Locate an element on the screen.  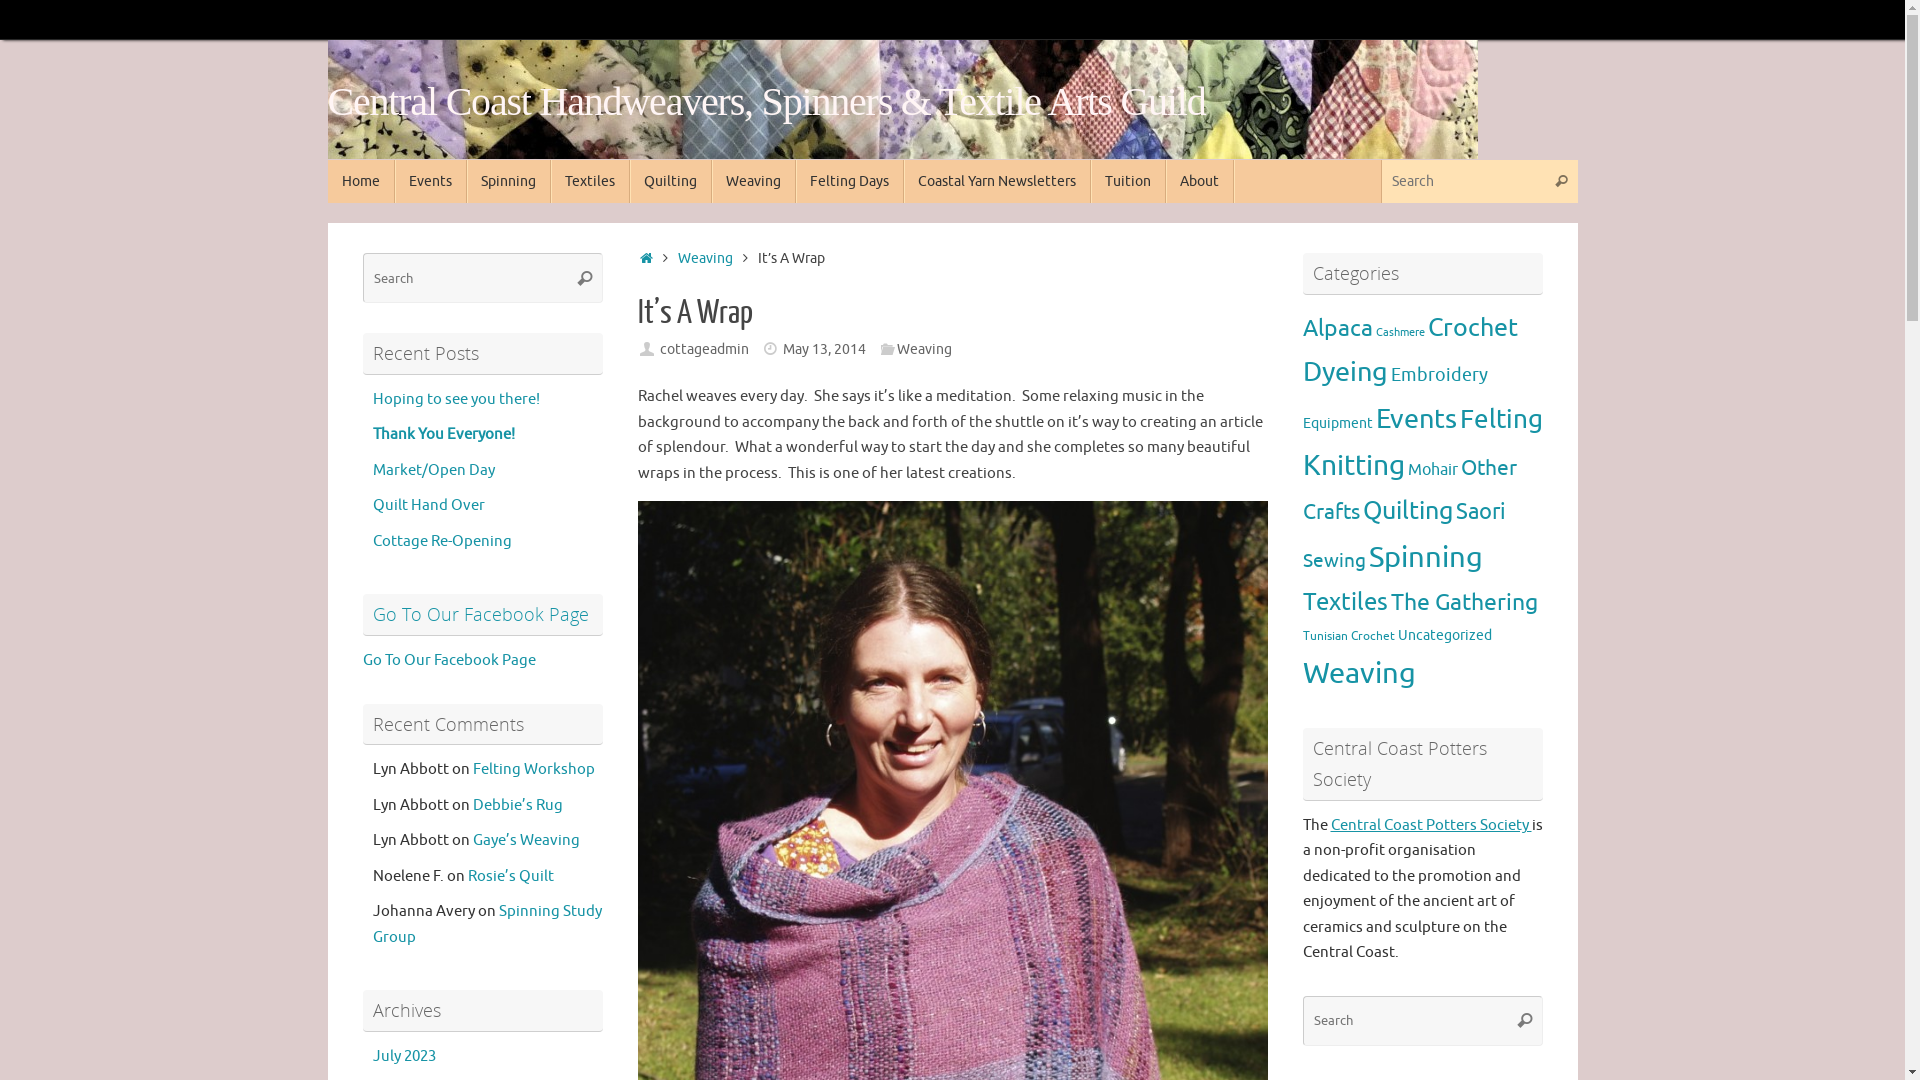
'Coastal Yarn Newsletters' is located at coordinates (997, 181).